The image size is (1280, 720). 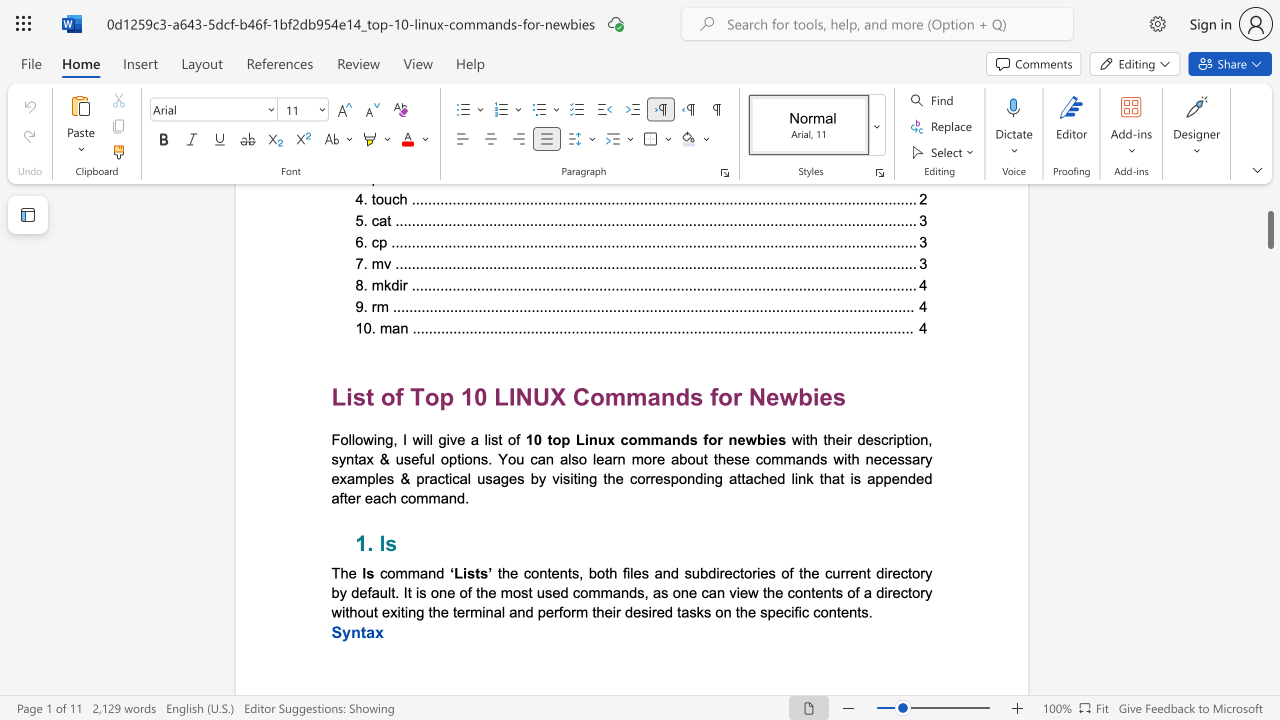 What do you see at coordinates (402, 438) in the screenshot?
I see `the subset text "I will give a list o" within the text "Following, I will give a list of"` at bounding box center [402, 438].